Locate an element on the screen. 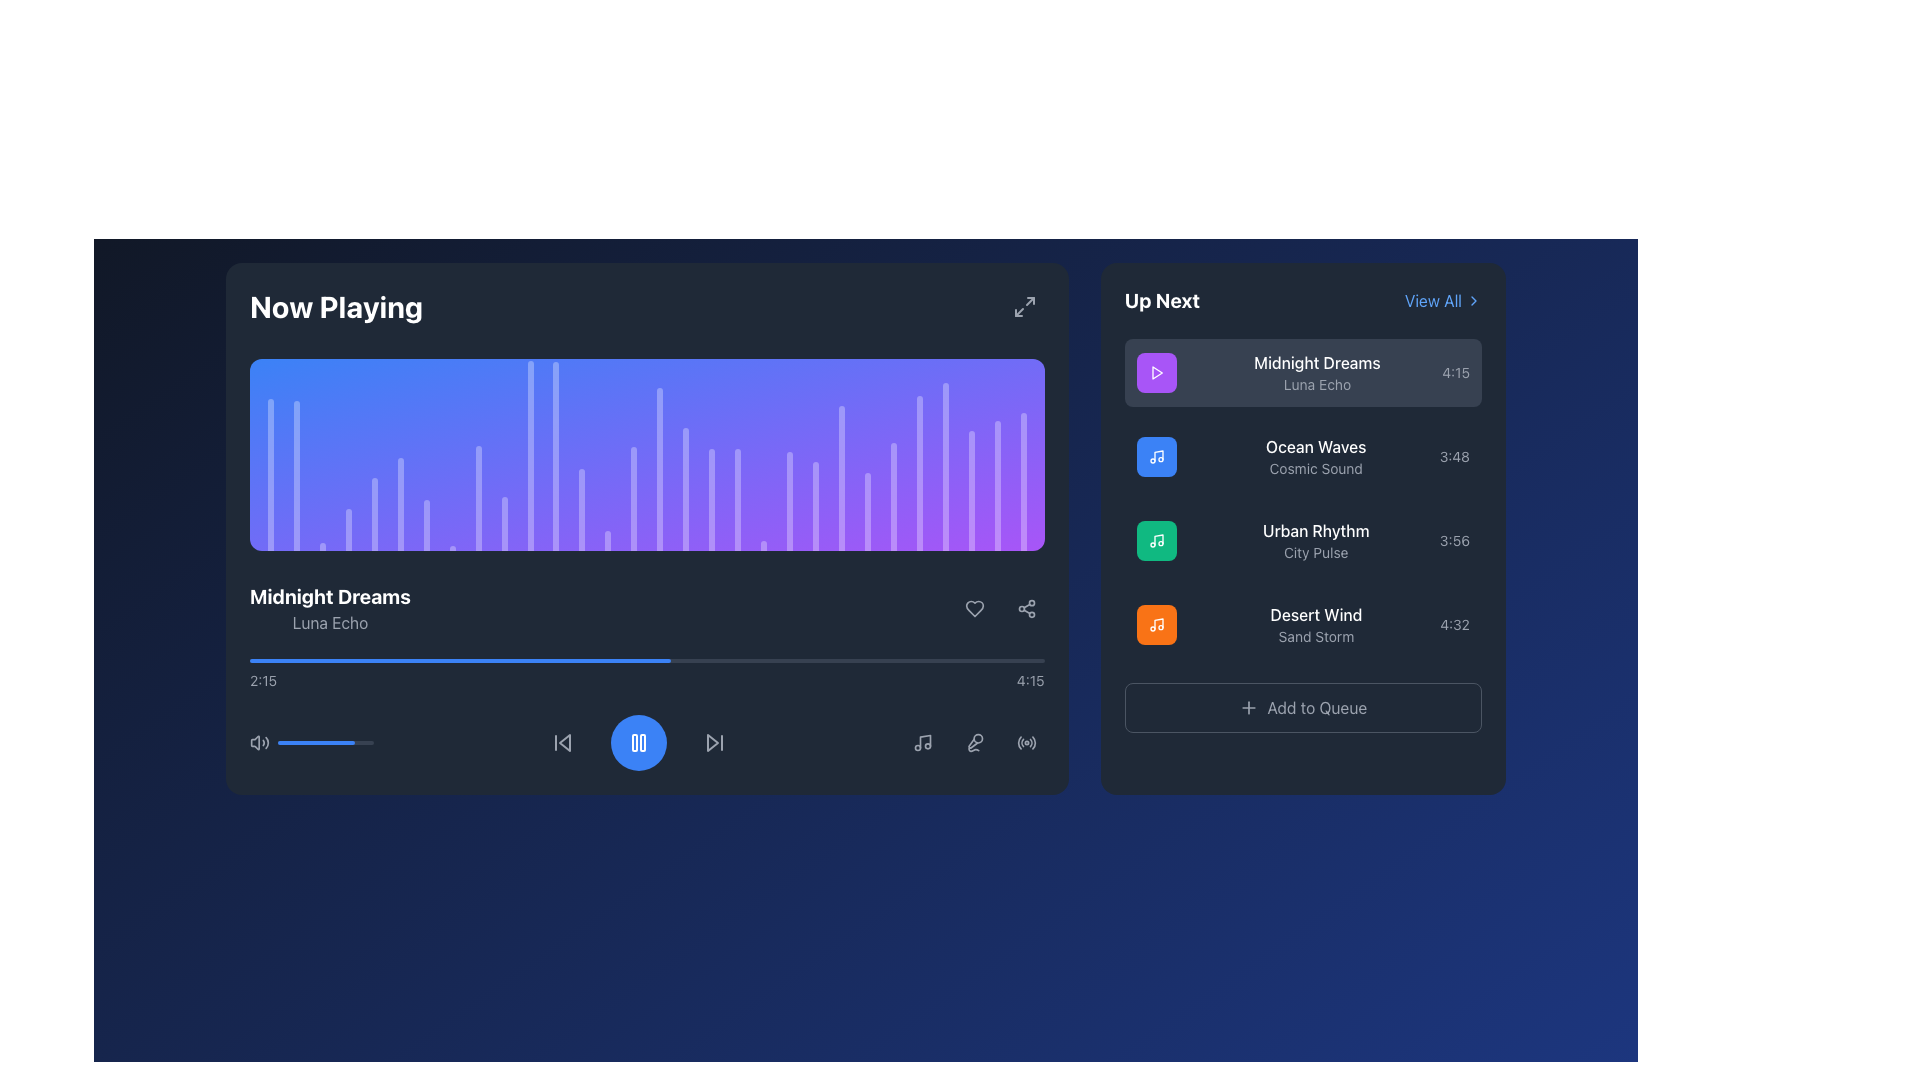  the displayed text indicating the duration of the associated audio track in the 'Up Next' list for the 'Midnight Dreams' audio entry is located at coordinates (1456, 373).